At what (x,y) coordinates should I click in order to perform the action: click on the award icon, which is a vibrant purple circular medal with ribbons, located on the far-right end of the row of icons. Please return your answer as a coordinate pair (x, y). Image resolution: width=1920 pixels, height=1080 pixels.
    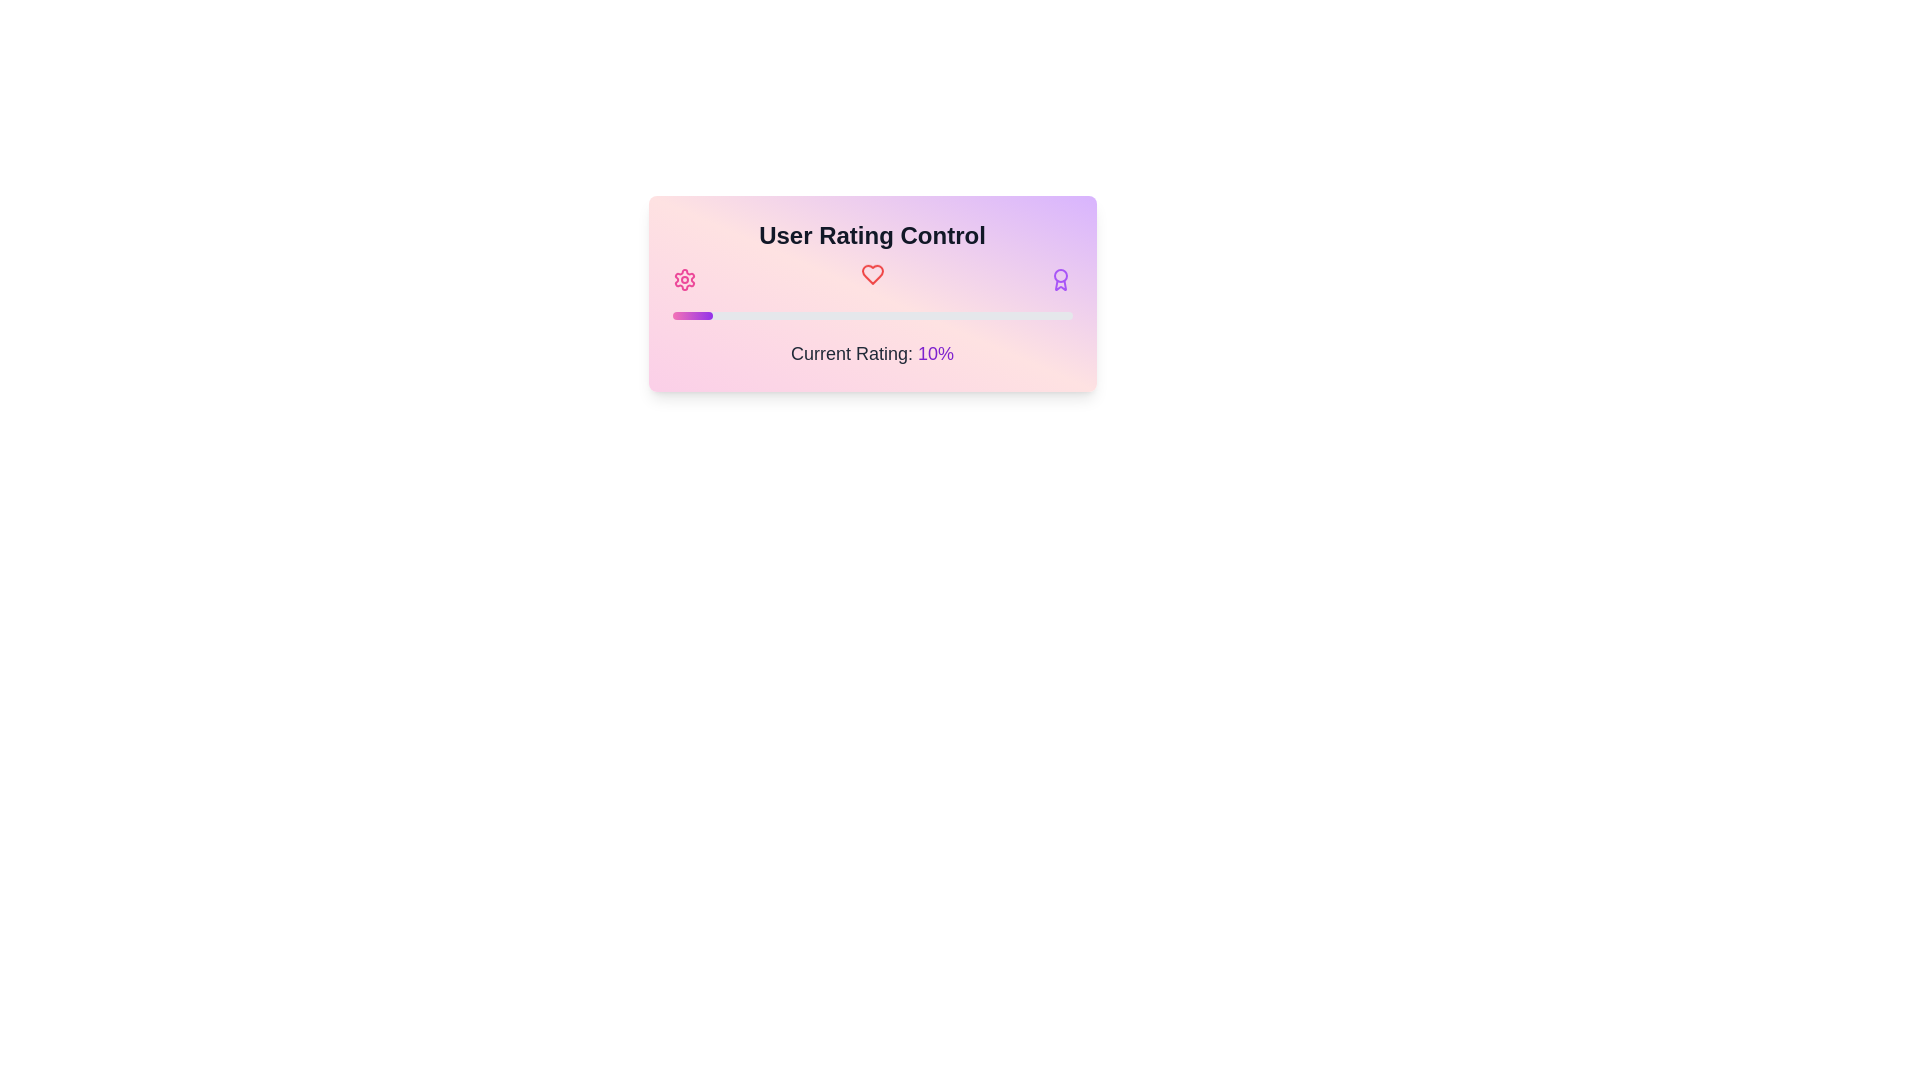
    Looking at the image, I should click on (1059, 280).